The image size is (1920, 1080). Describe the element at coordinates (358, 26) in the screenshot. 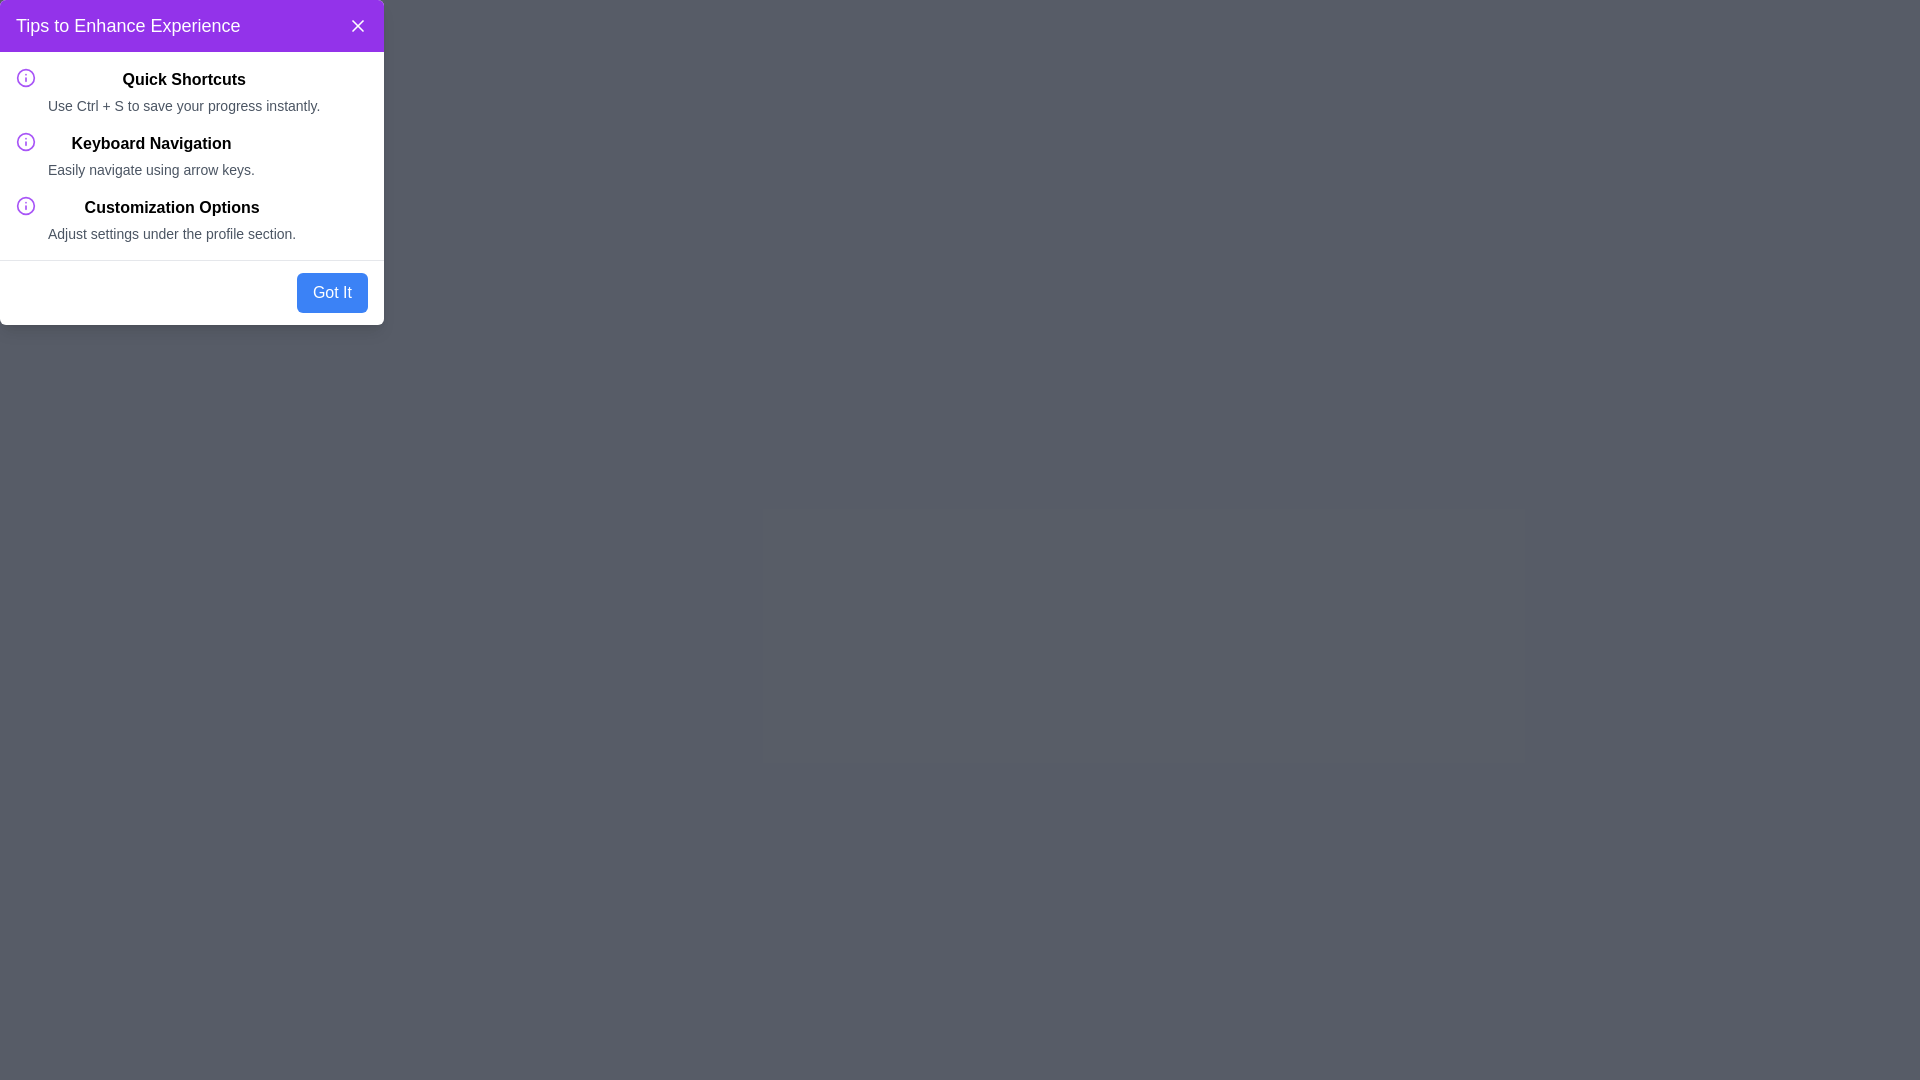

I see `the Close Button Icon (SVG) located at the top-right corner of the purple header of the modal dialog, which features an 'X' symbol for closing functionality` at that location.